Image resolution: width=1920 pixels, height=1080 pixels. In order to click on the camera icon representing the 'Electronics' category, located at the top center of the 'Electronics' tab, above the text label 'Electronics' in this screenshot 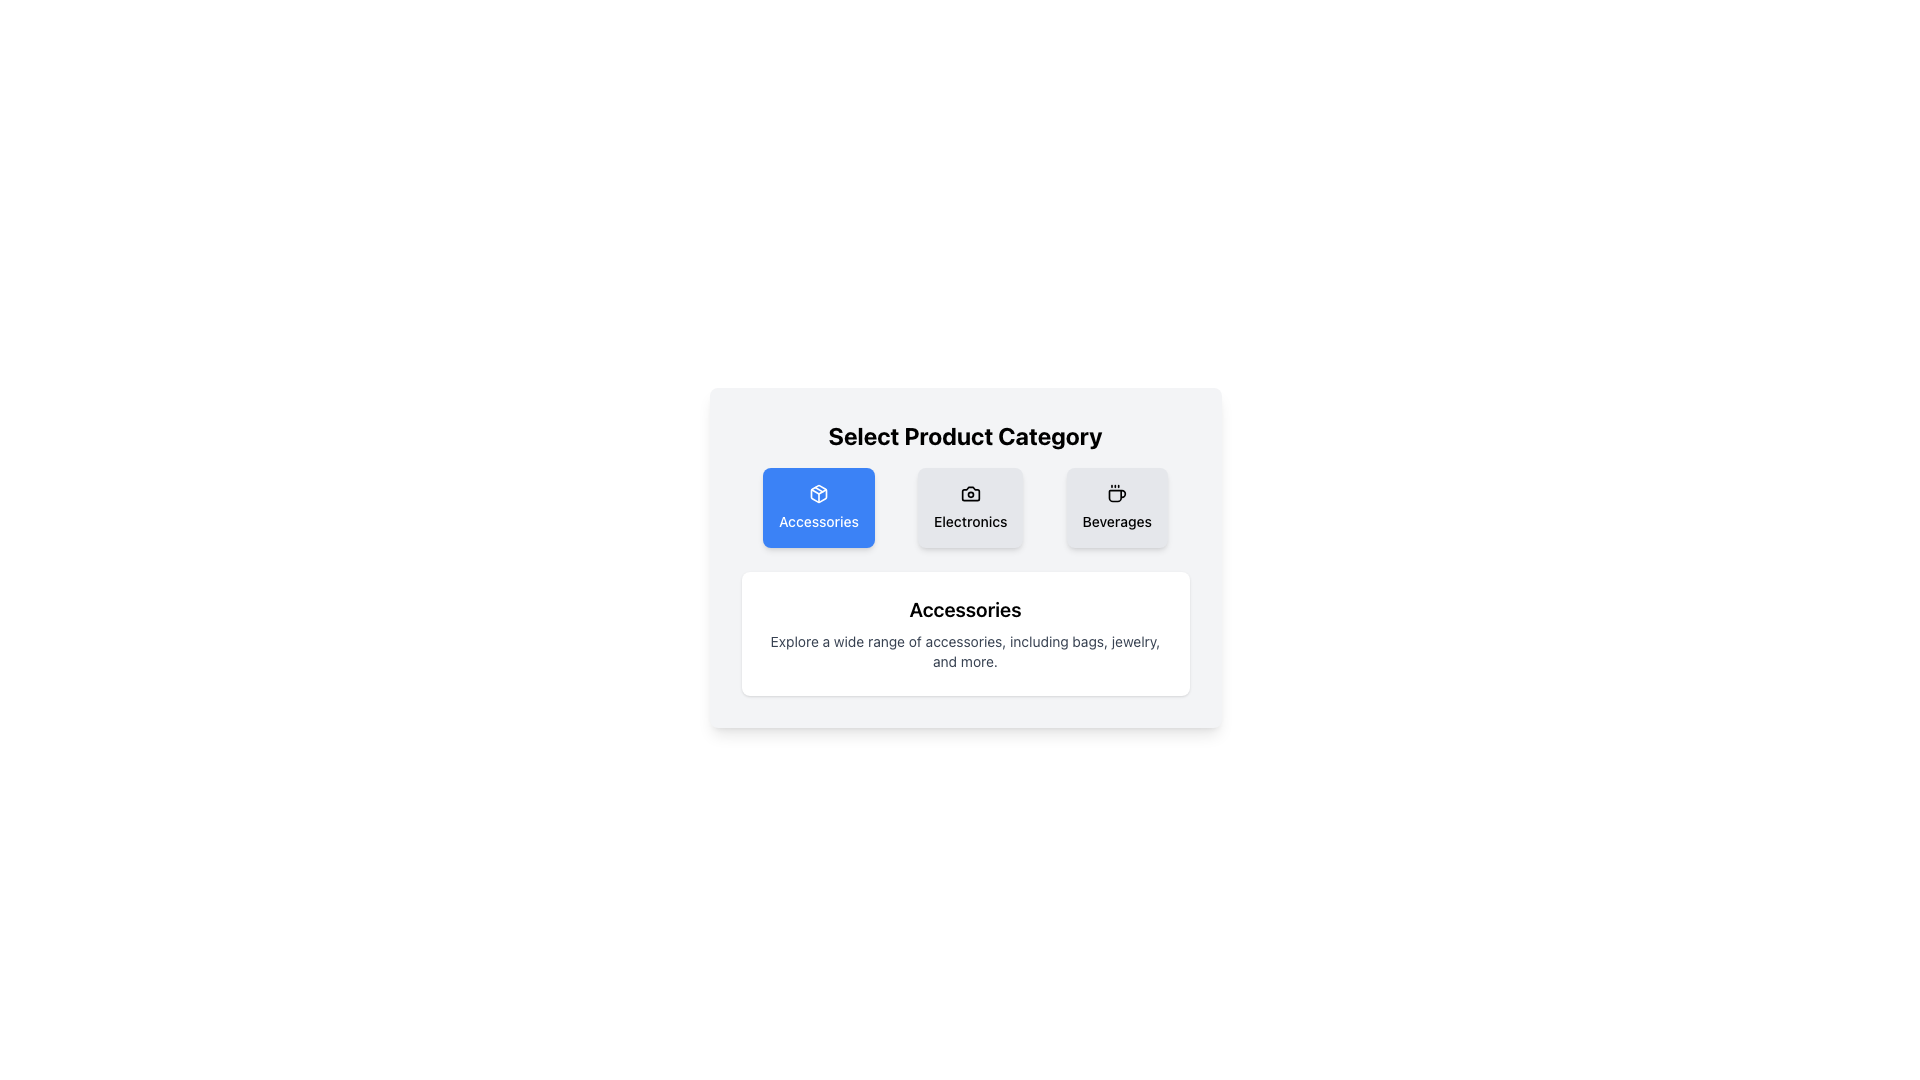, I will do `click(970, 493)`.